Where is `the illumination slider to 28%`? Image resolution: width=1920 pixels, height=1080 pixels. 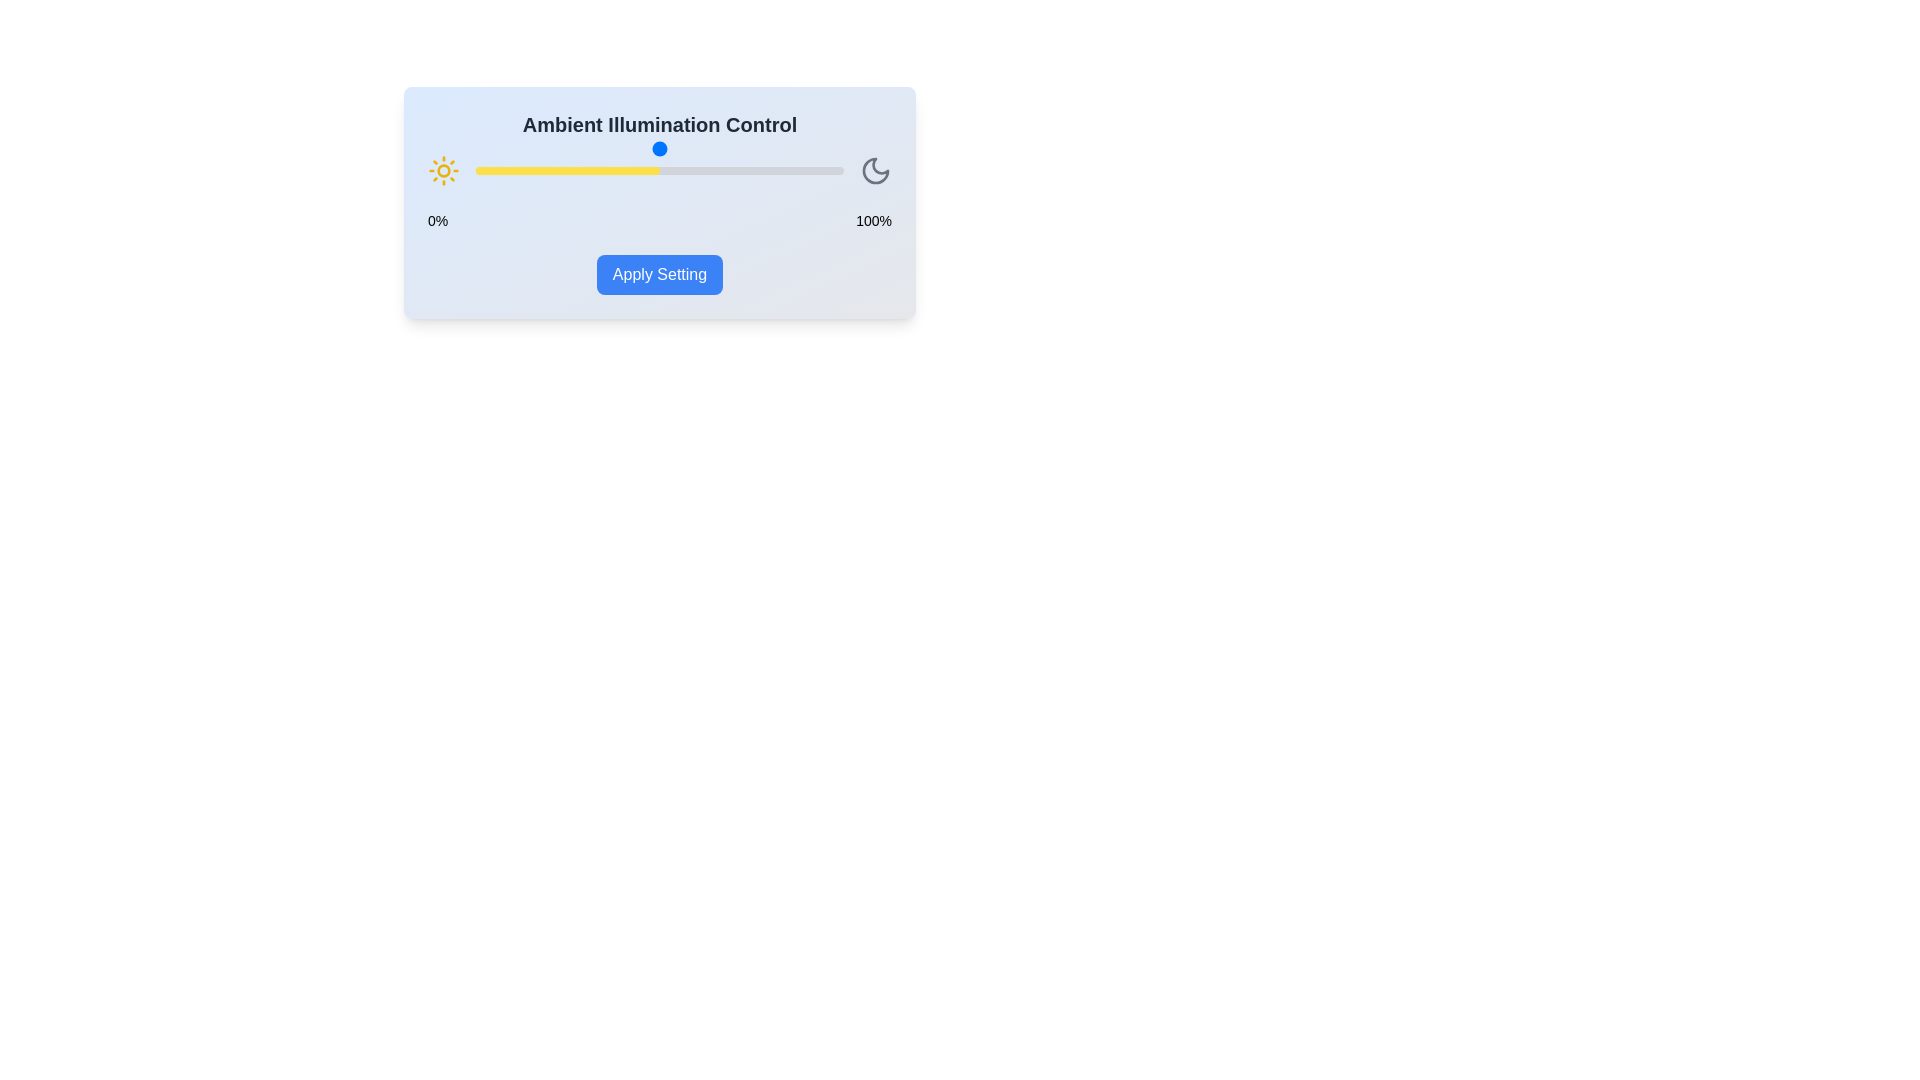 the illumination slider to 28% is located at coordinates (578, 169).